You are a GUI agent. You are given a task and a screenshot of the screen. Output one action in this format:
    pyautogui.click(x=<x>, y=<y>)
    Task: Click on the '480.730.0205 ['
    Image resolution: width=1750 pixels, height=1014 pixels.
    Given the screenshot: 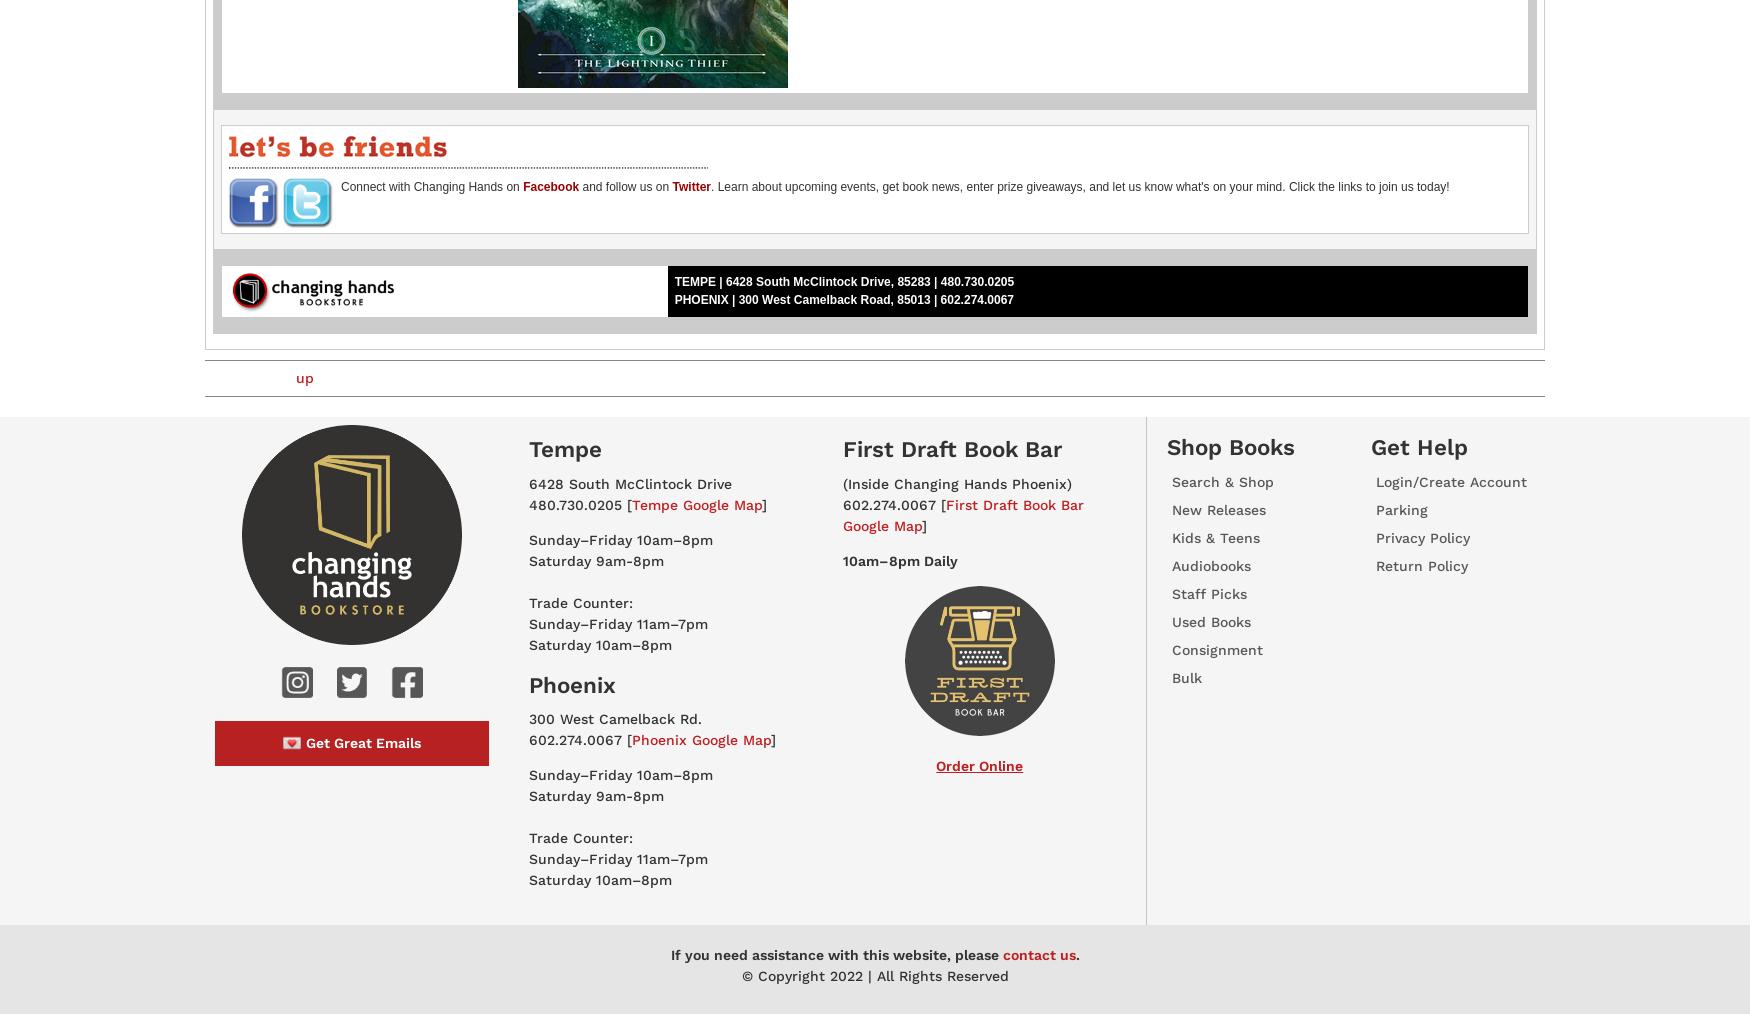 What is the action you would take?
    pyautogui.click(x=579, y=503)
    